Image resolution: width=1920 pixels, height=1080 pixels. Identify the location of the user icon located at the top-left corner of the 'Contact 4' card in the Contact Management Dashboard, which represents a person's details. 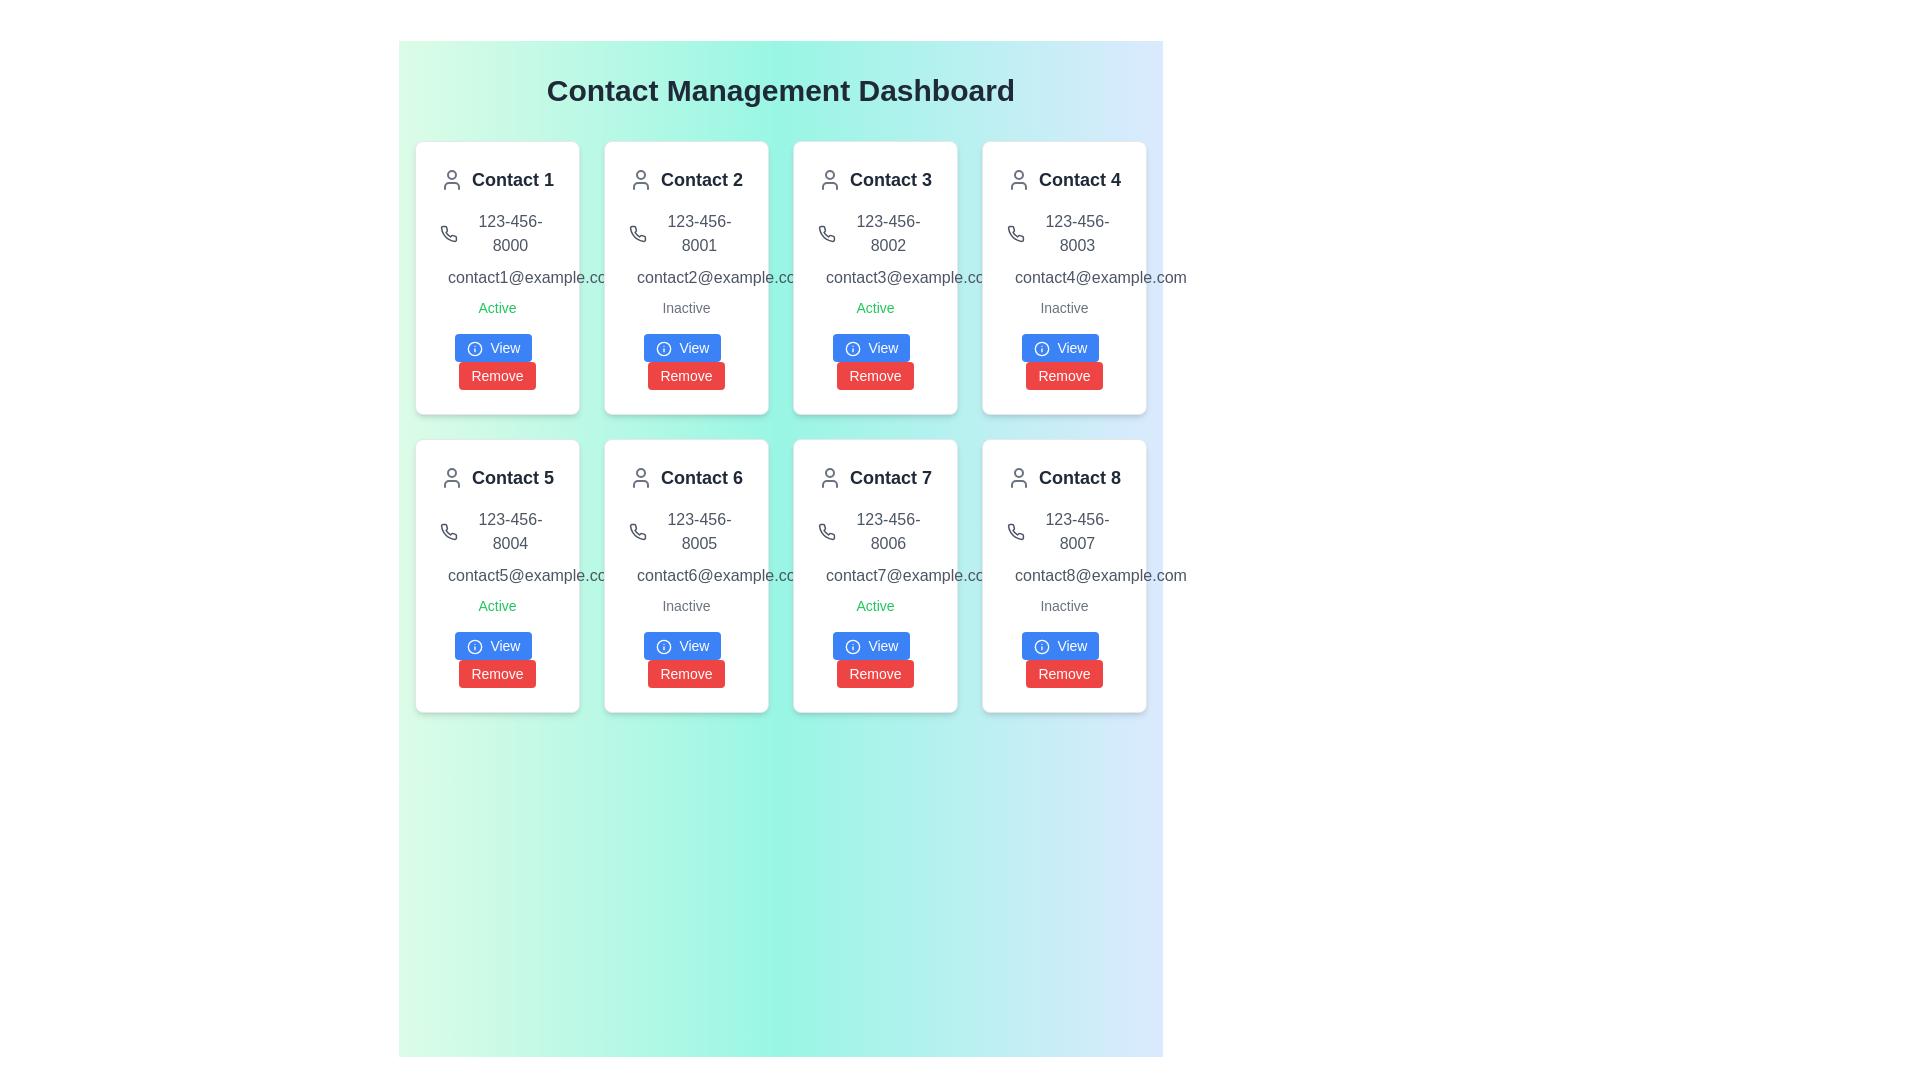
(1018, 180).